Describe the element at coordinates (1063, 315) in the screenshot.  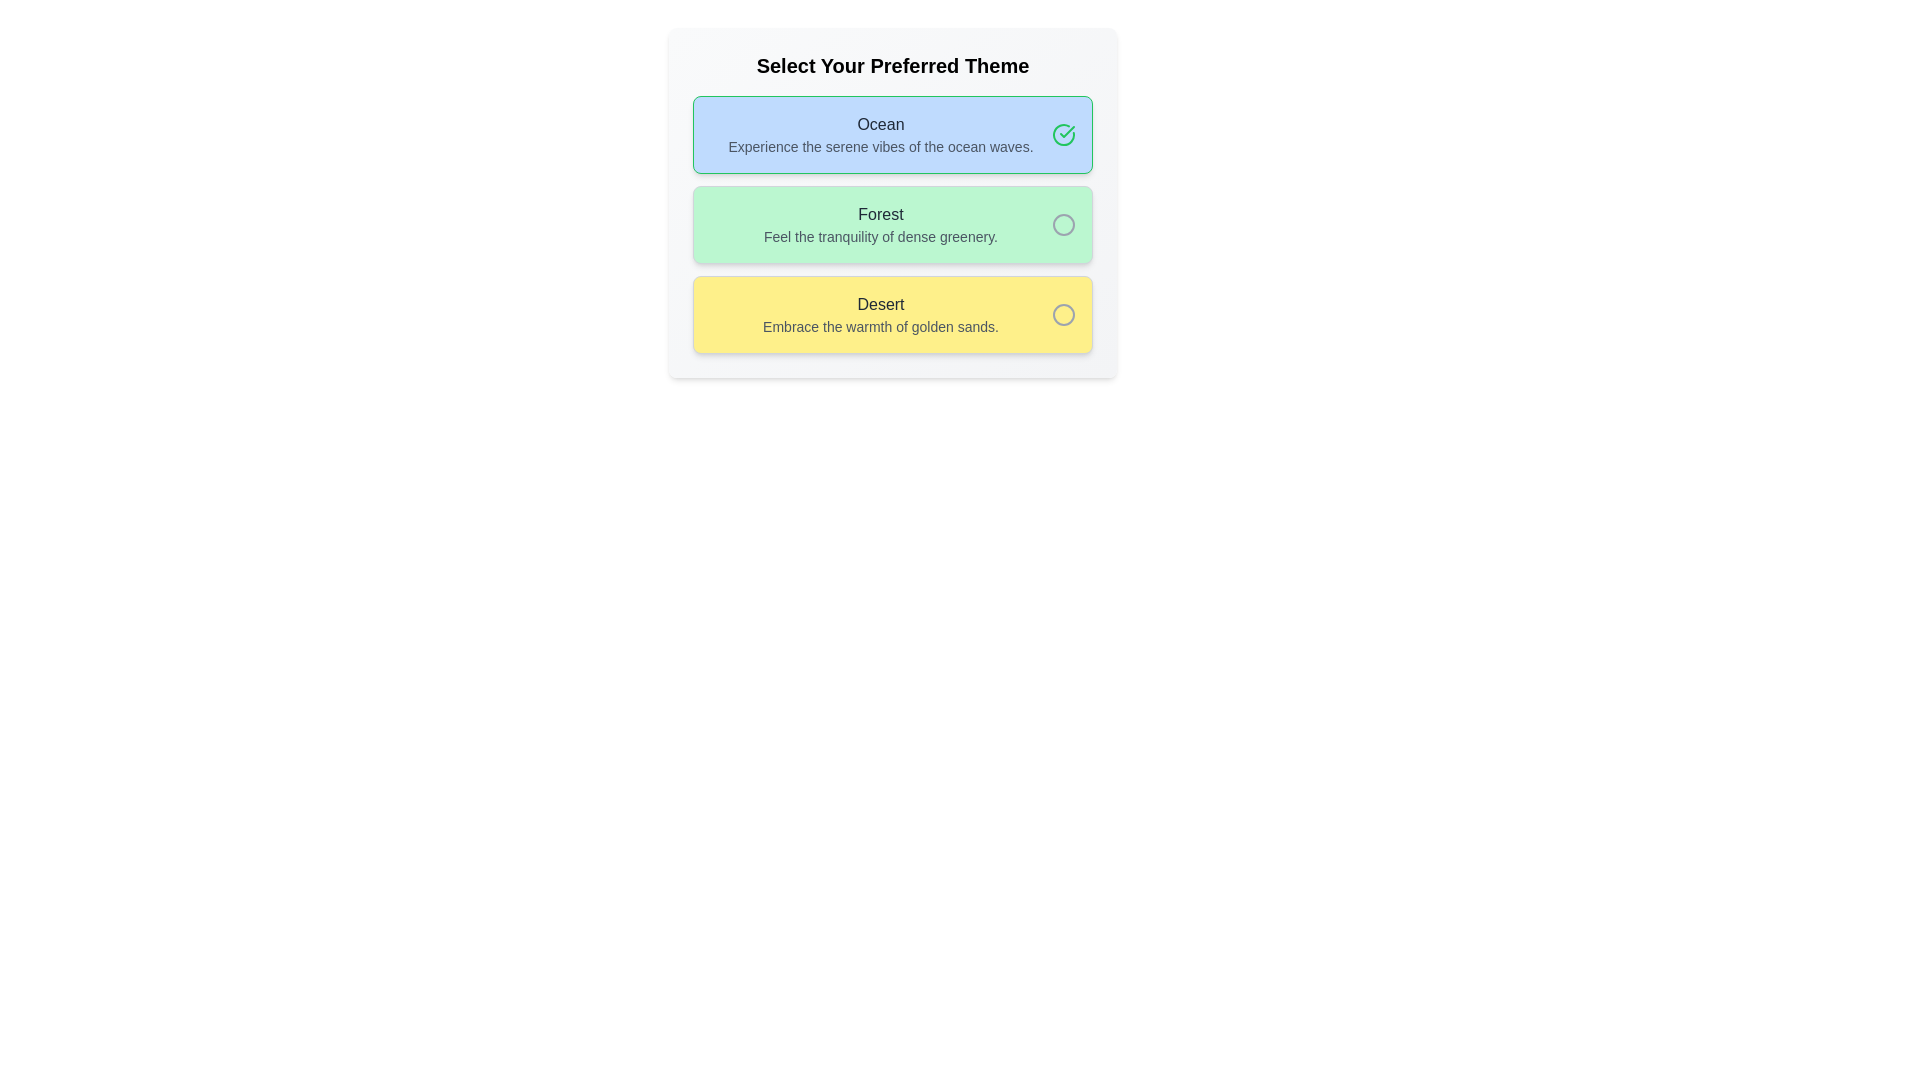
I see `the circular gray Selectable icon located to the right of the 'Desert' option to trigger the tooltip or additional effects` at that location.